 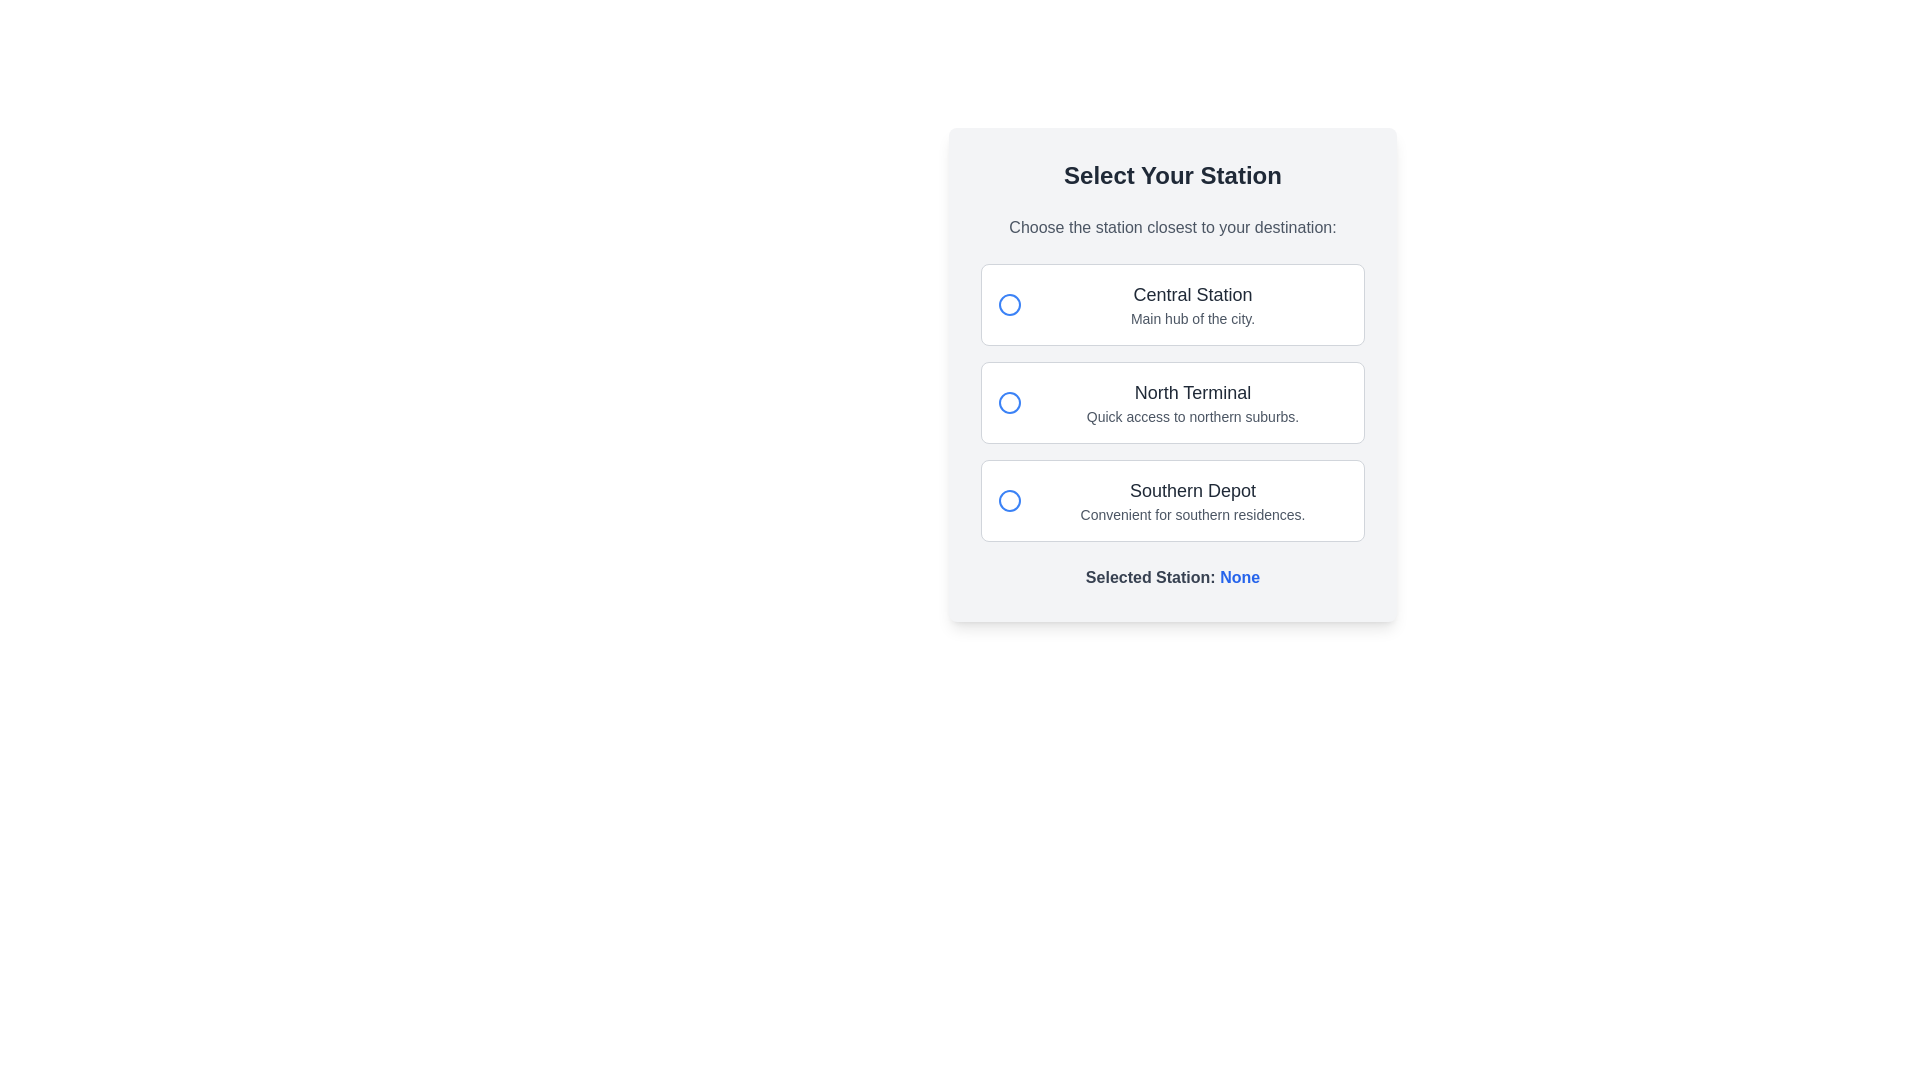 I want to click on the SVG Circle representing the active state of the 'North Terminal' radio button to observe the hover effects, so click(x=1009, y=402).